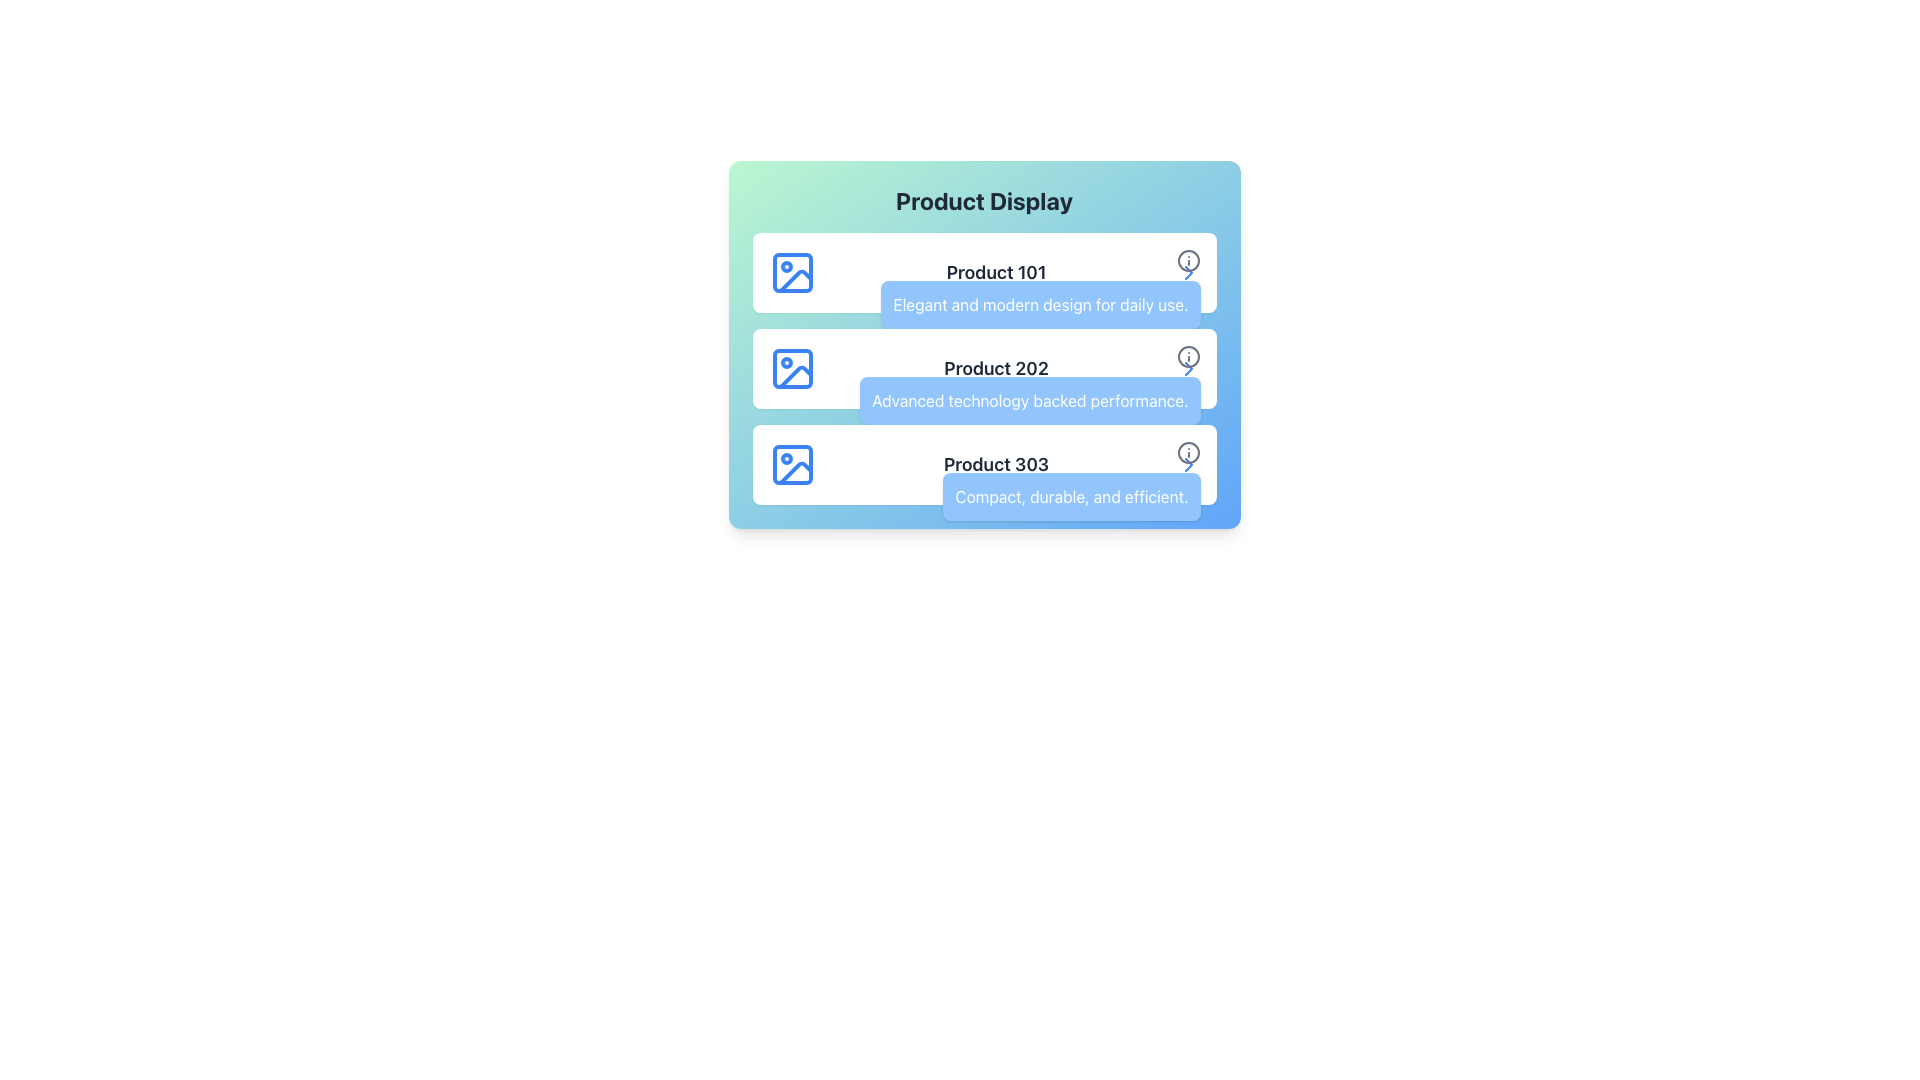 This screenshot has width=1920, height=1080. Describe the element at coordinates (1188, 356) in the screenshot. I see `the tooltip activation icon located to the right of the 'Product 202' title in the second row of the product list` at that location.